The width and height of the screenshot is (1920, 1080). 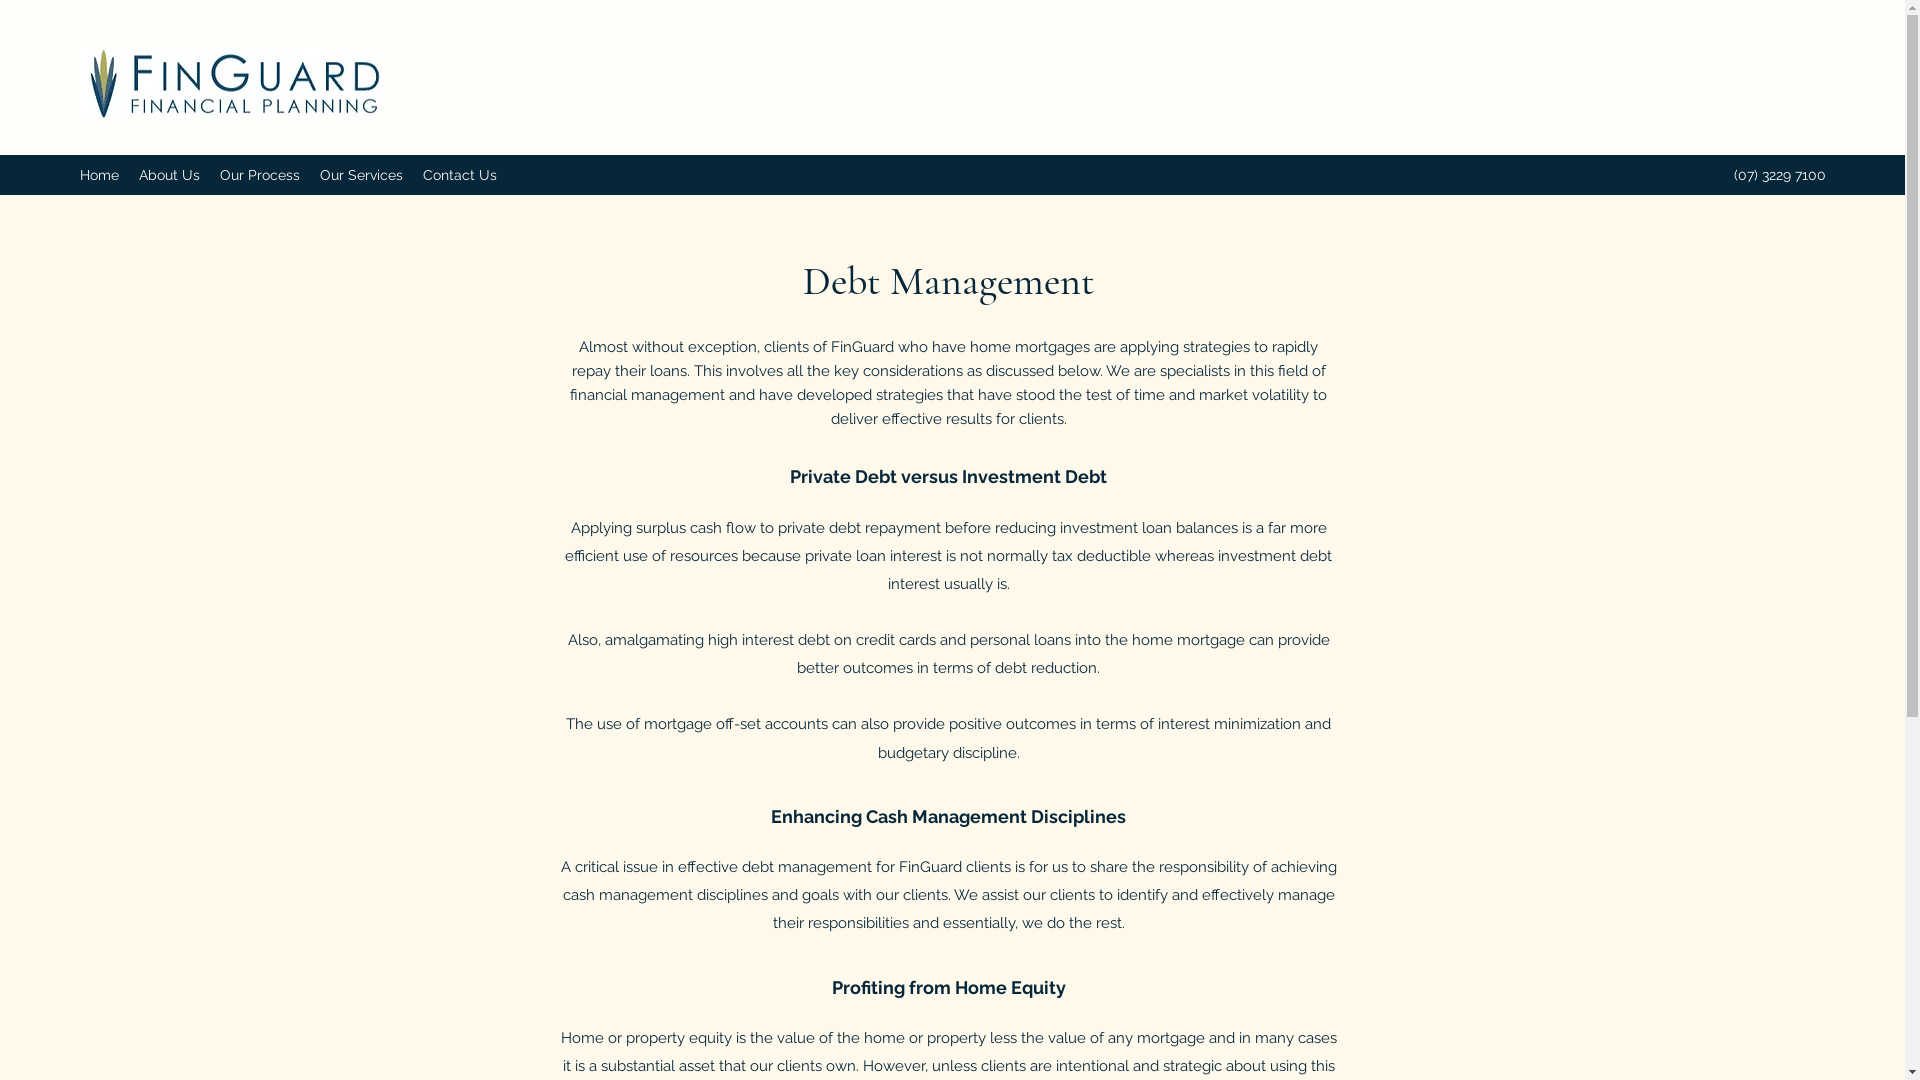 I want to click on 'Our Process', so click(x=258, y=173).